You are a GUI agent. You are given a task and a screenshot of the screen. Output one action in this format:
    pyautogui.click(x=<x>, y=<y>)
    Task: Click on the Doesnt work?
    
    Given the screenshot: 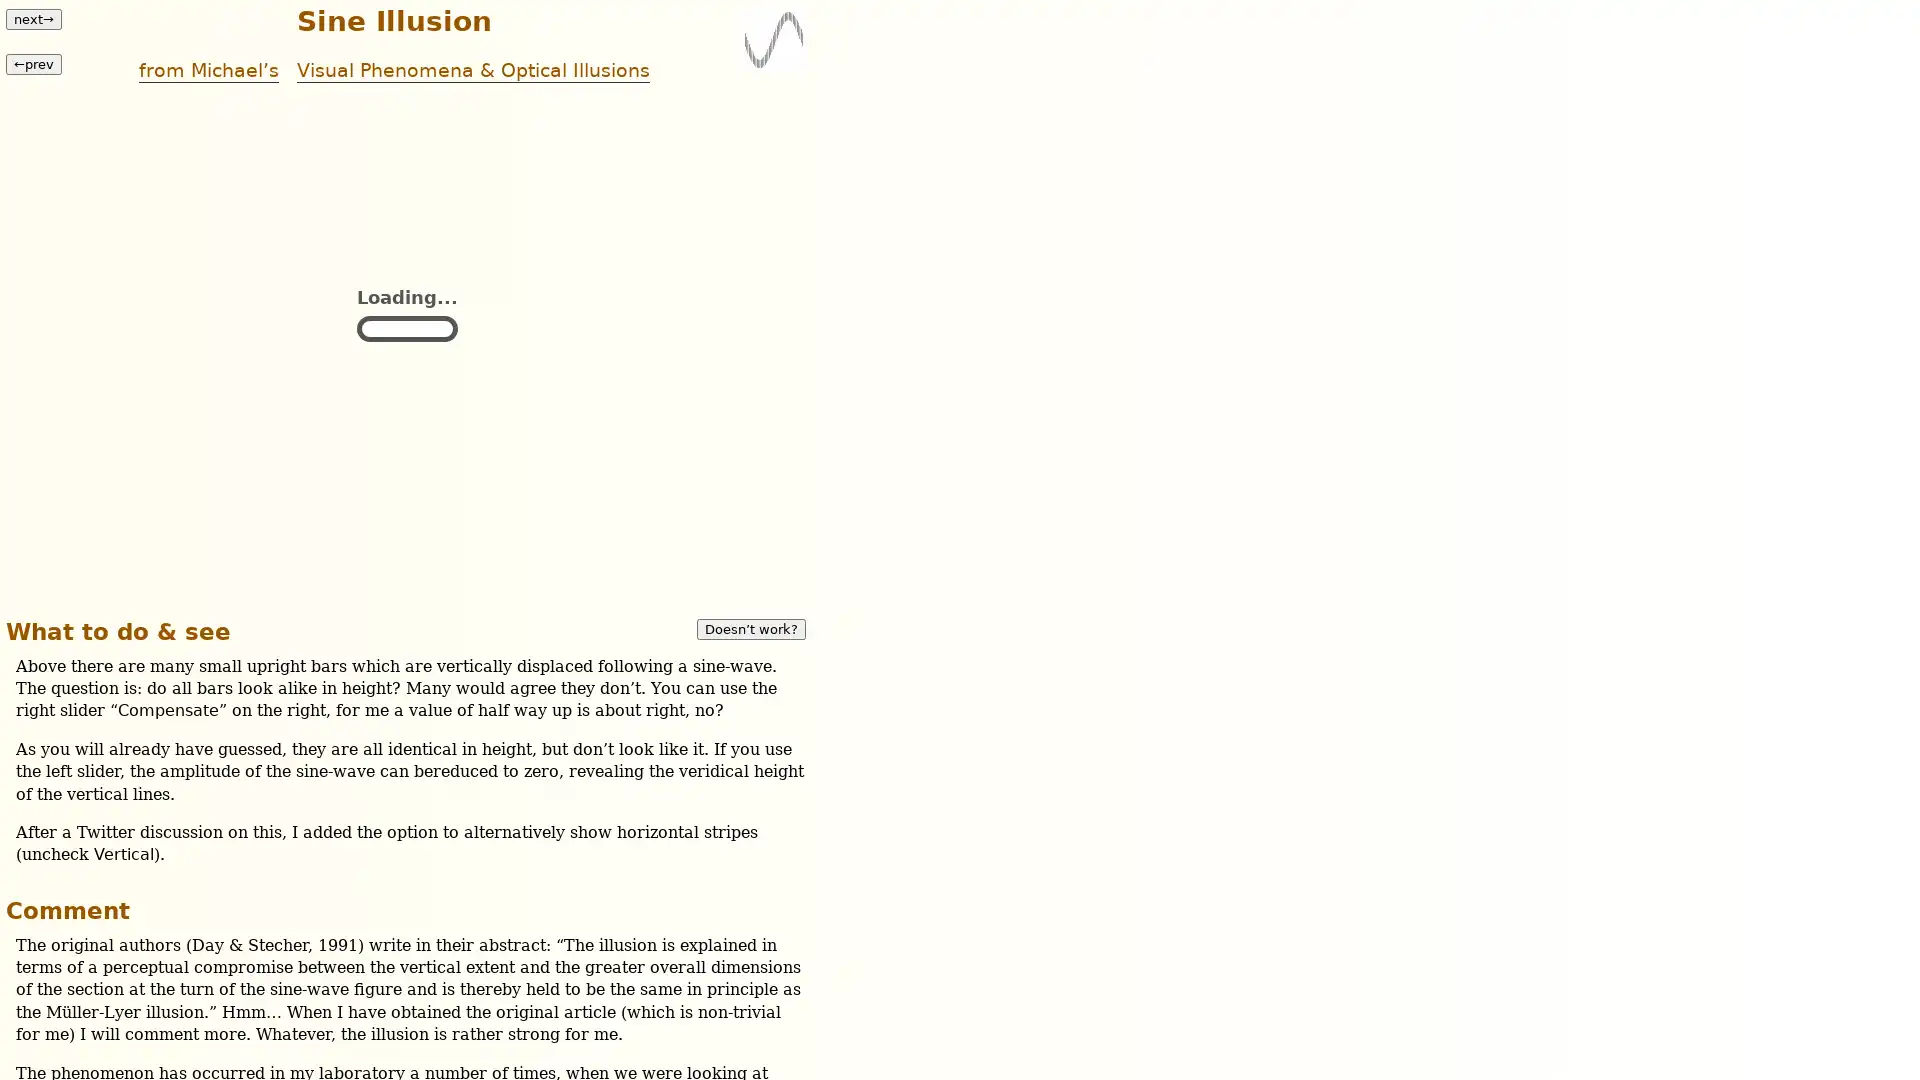 What is the action you would take?
    pyautogui.click(x=750, y=627)
    